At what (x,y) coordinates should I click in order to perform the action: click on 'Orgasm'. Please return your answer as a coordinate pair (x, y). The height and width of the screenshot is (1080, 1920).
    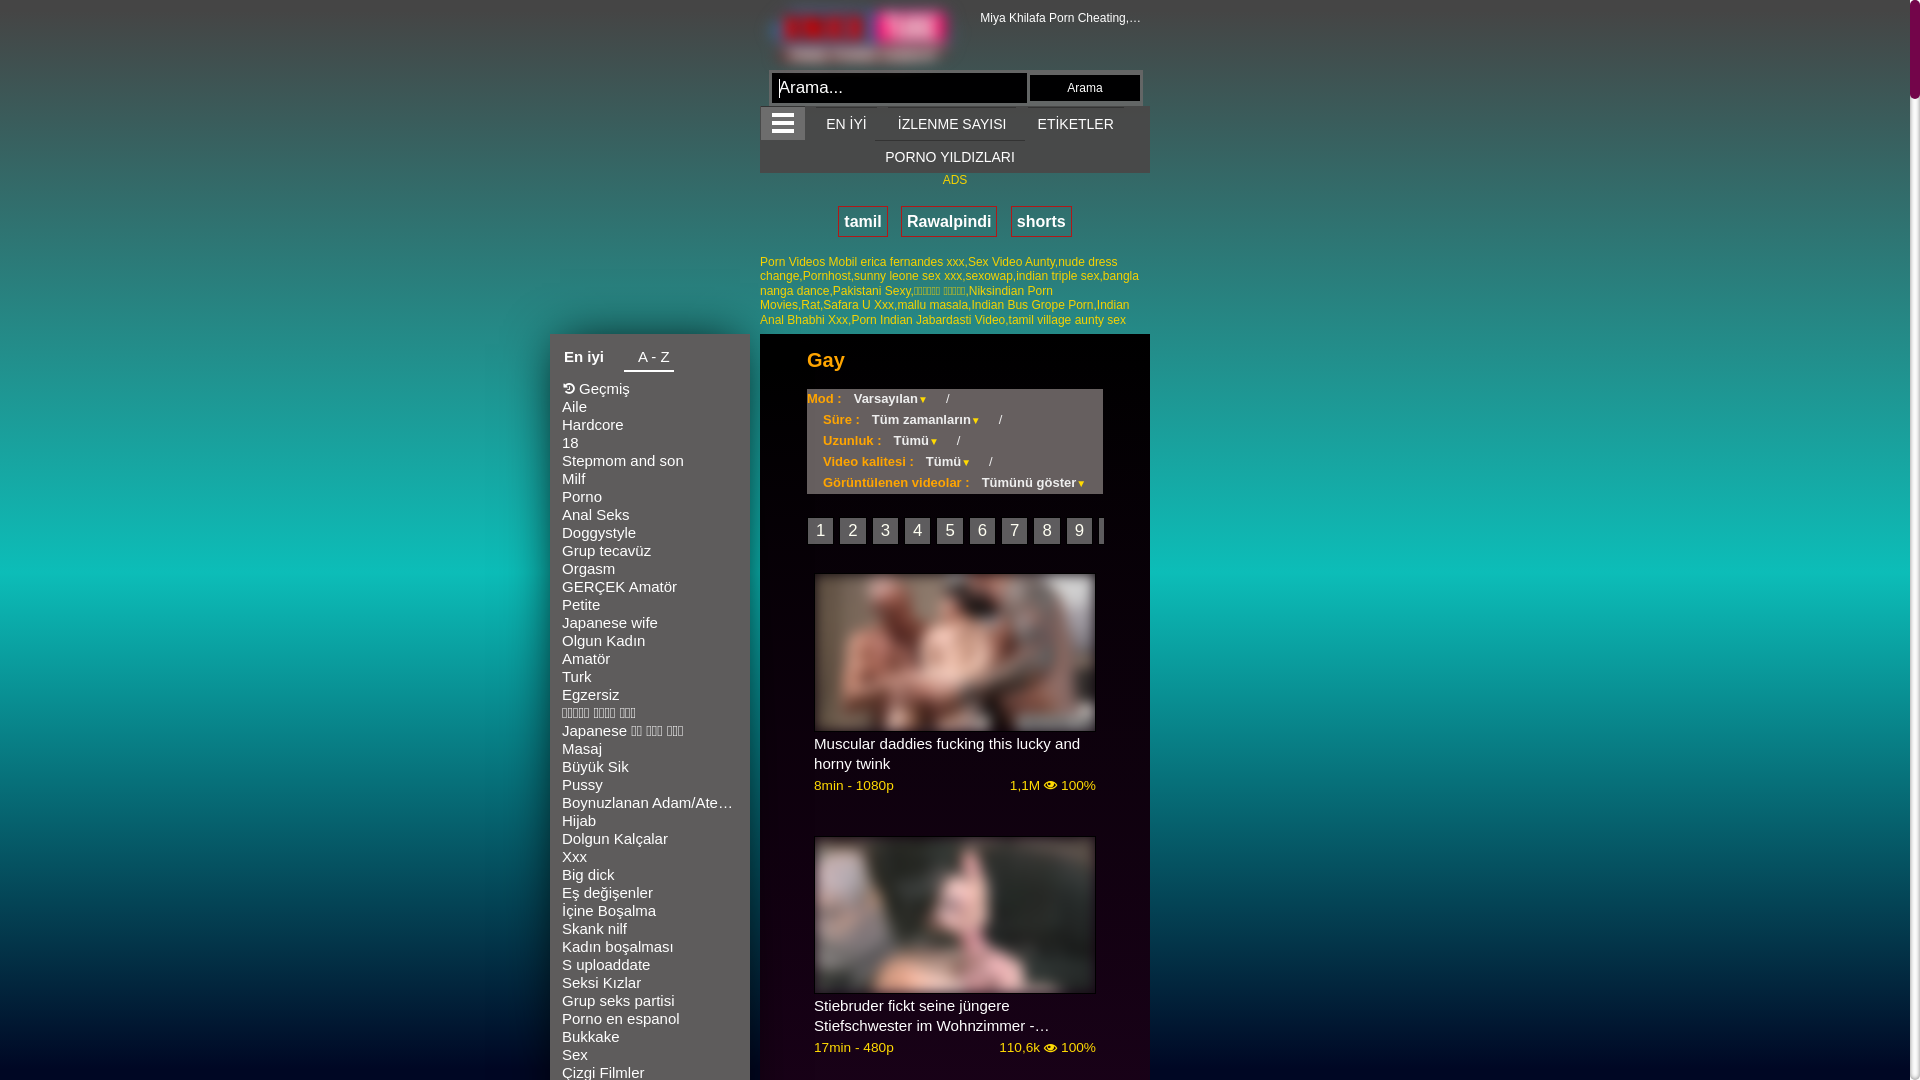
    Looking at the image, I should click on (649, 569).